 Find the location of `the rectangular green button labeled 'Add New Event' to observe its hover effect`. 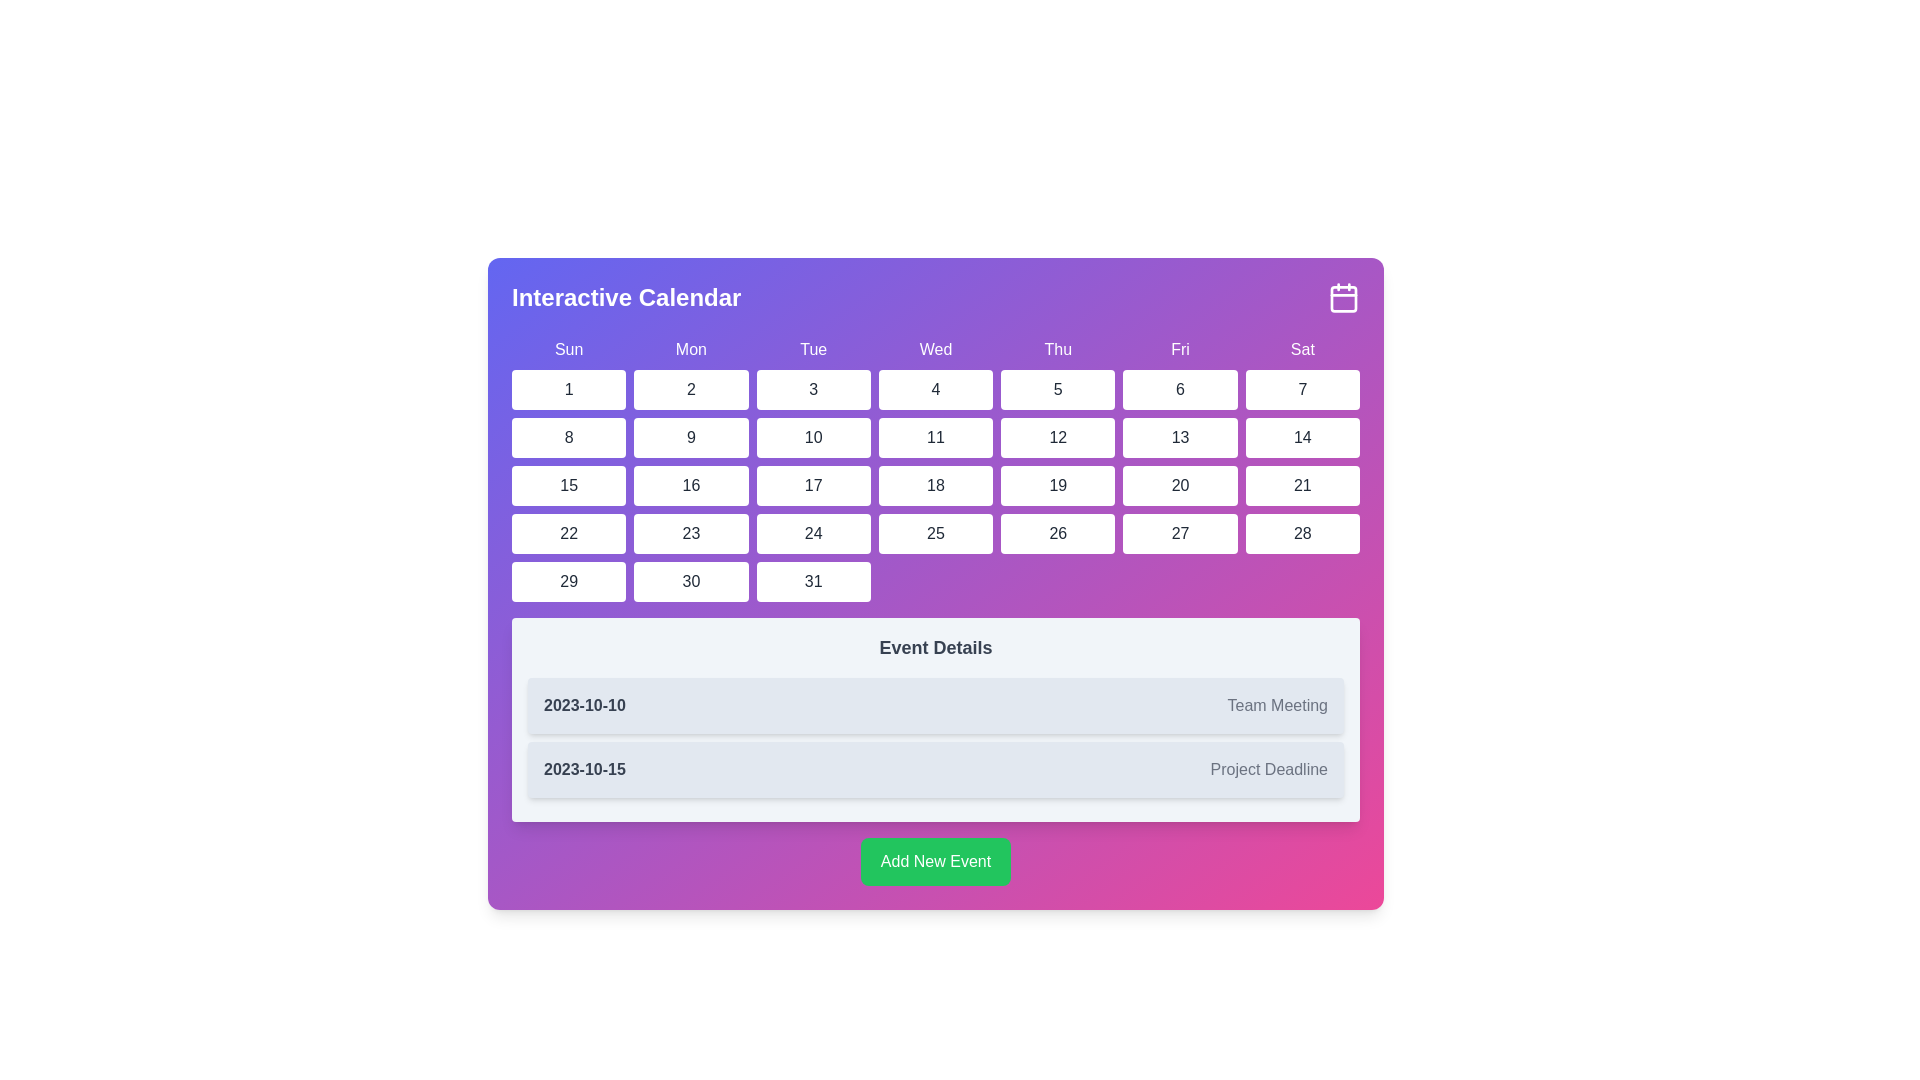

the rectangular green button labeled 'Add New Event' to observe its hover effect is located at coordinates (935, 860).